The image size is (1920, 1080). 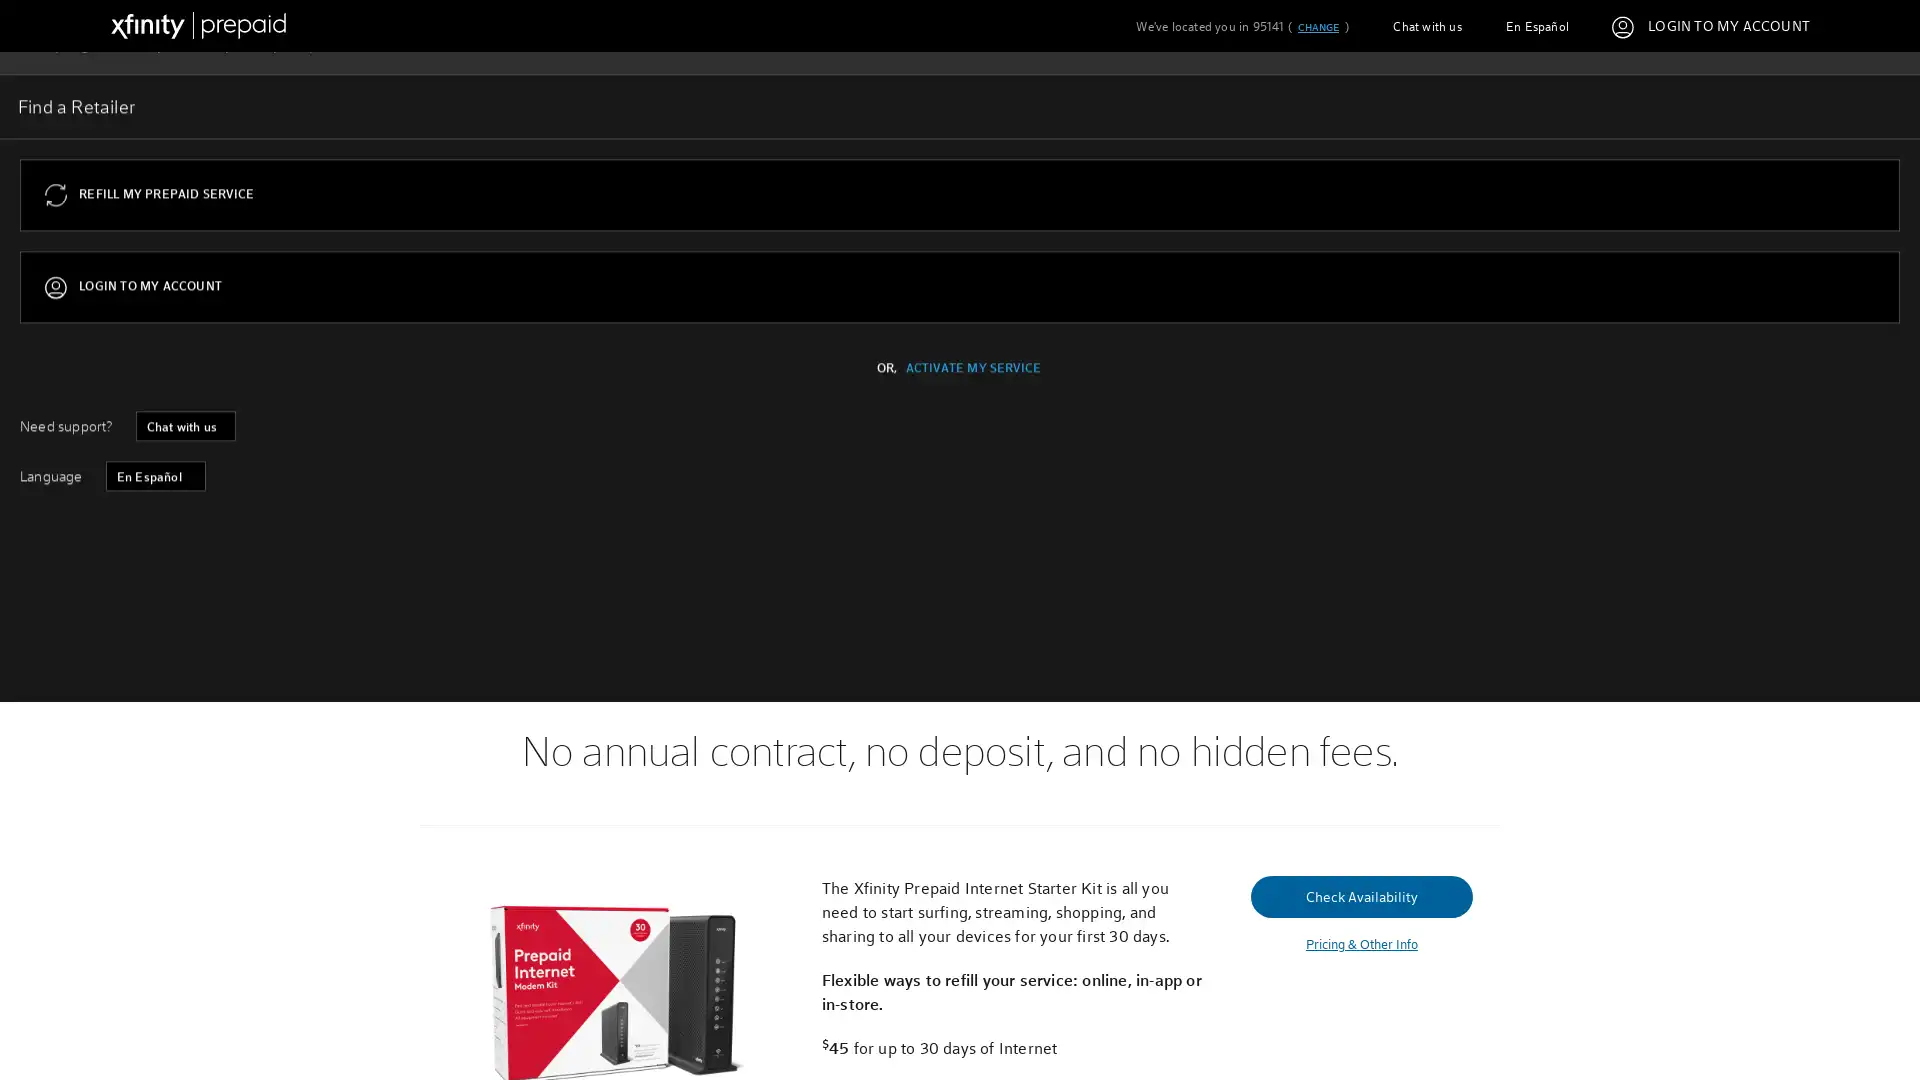 What do you see at coordinates (1338, 464) in the screenshot?
I see `Close this dialog window` at bounding box center [1338, 464].